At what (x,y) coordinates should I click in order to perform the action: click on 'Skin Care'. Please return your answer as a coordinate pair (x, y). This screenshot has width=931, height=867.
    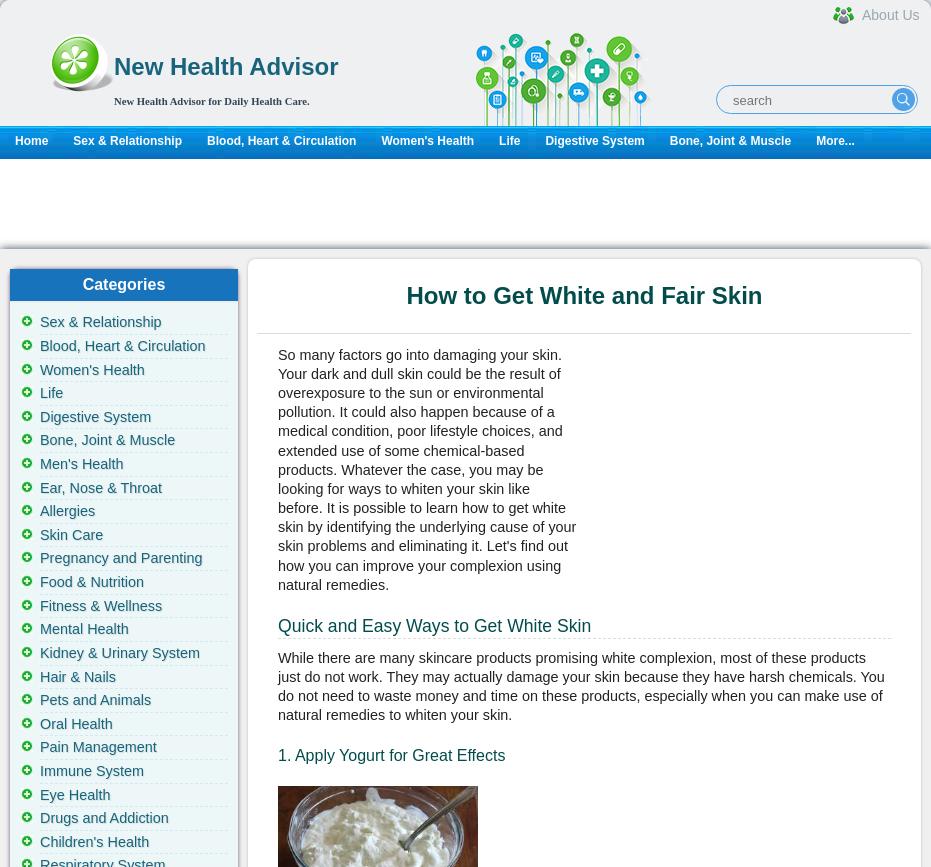
    Looking at the image, I should click on (71, 532).